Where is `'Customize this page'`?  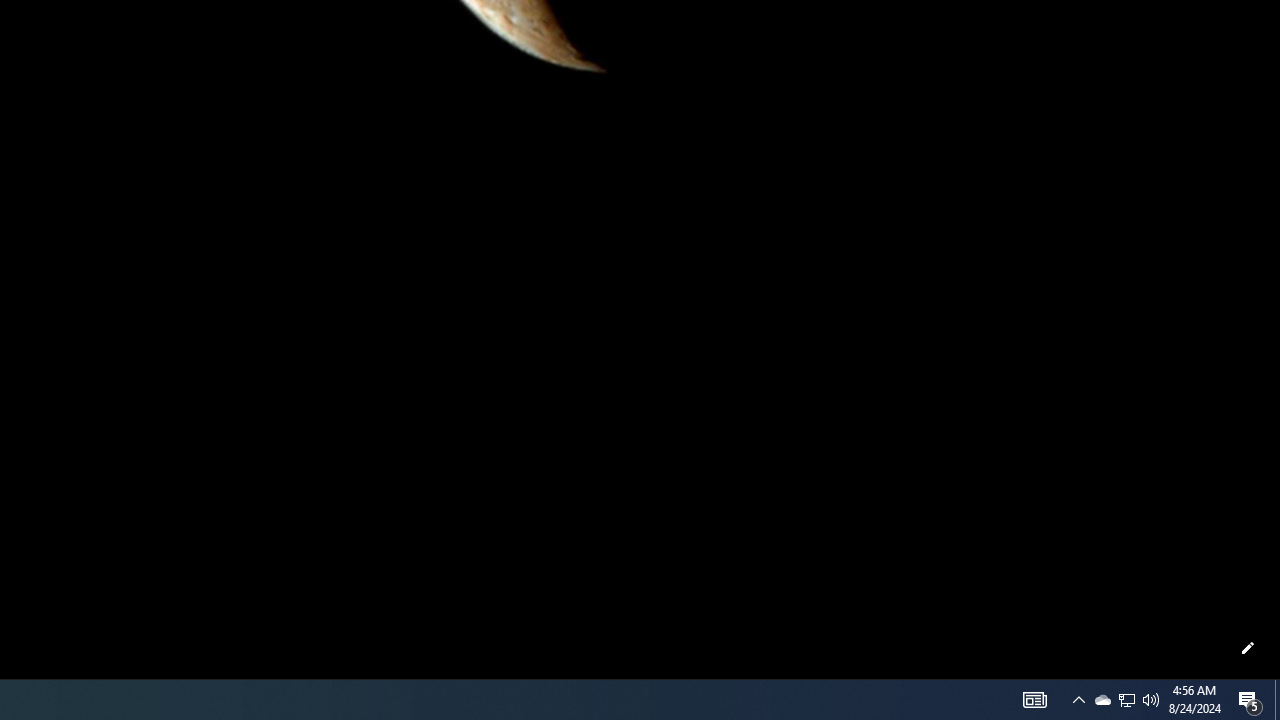
'Customize this page' is located at coordinates (1247, 648).